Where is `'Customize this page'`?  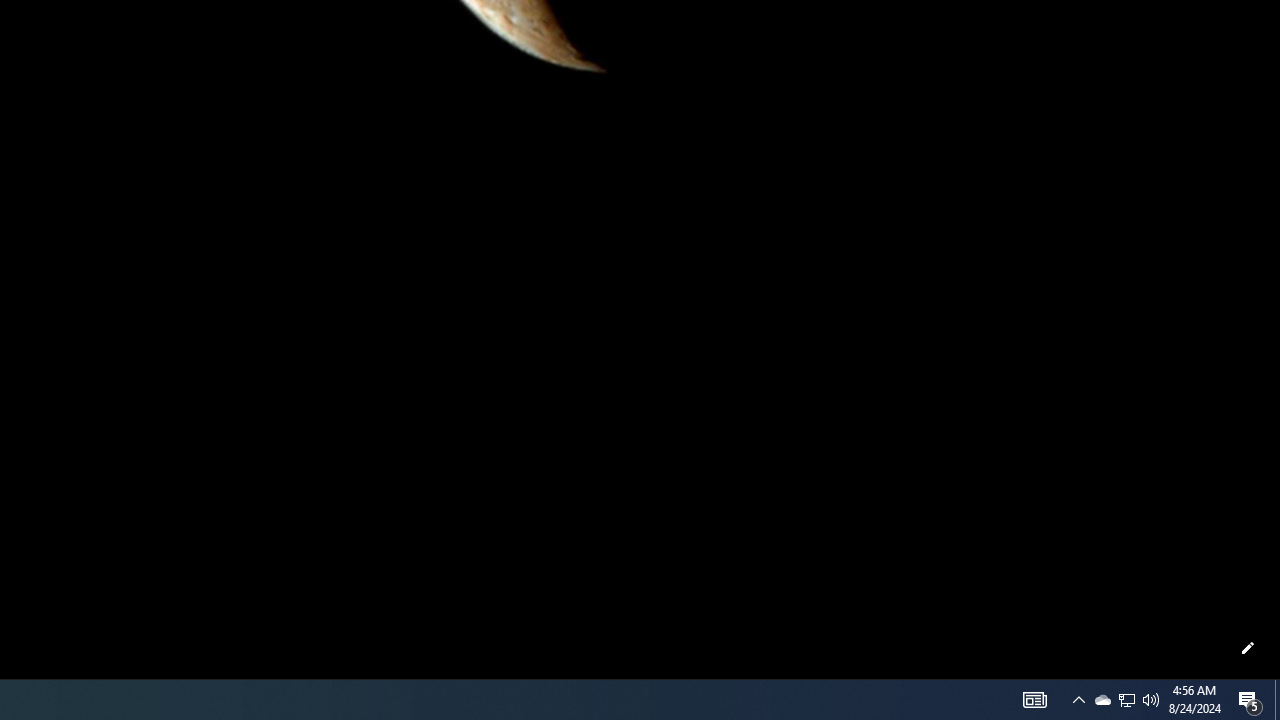
'Customize this page' is located at coordinates (1247, 648).